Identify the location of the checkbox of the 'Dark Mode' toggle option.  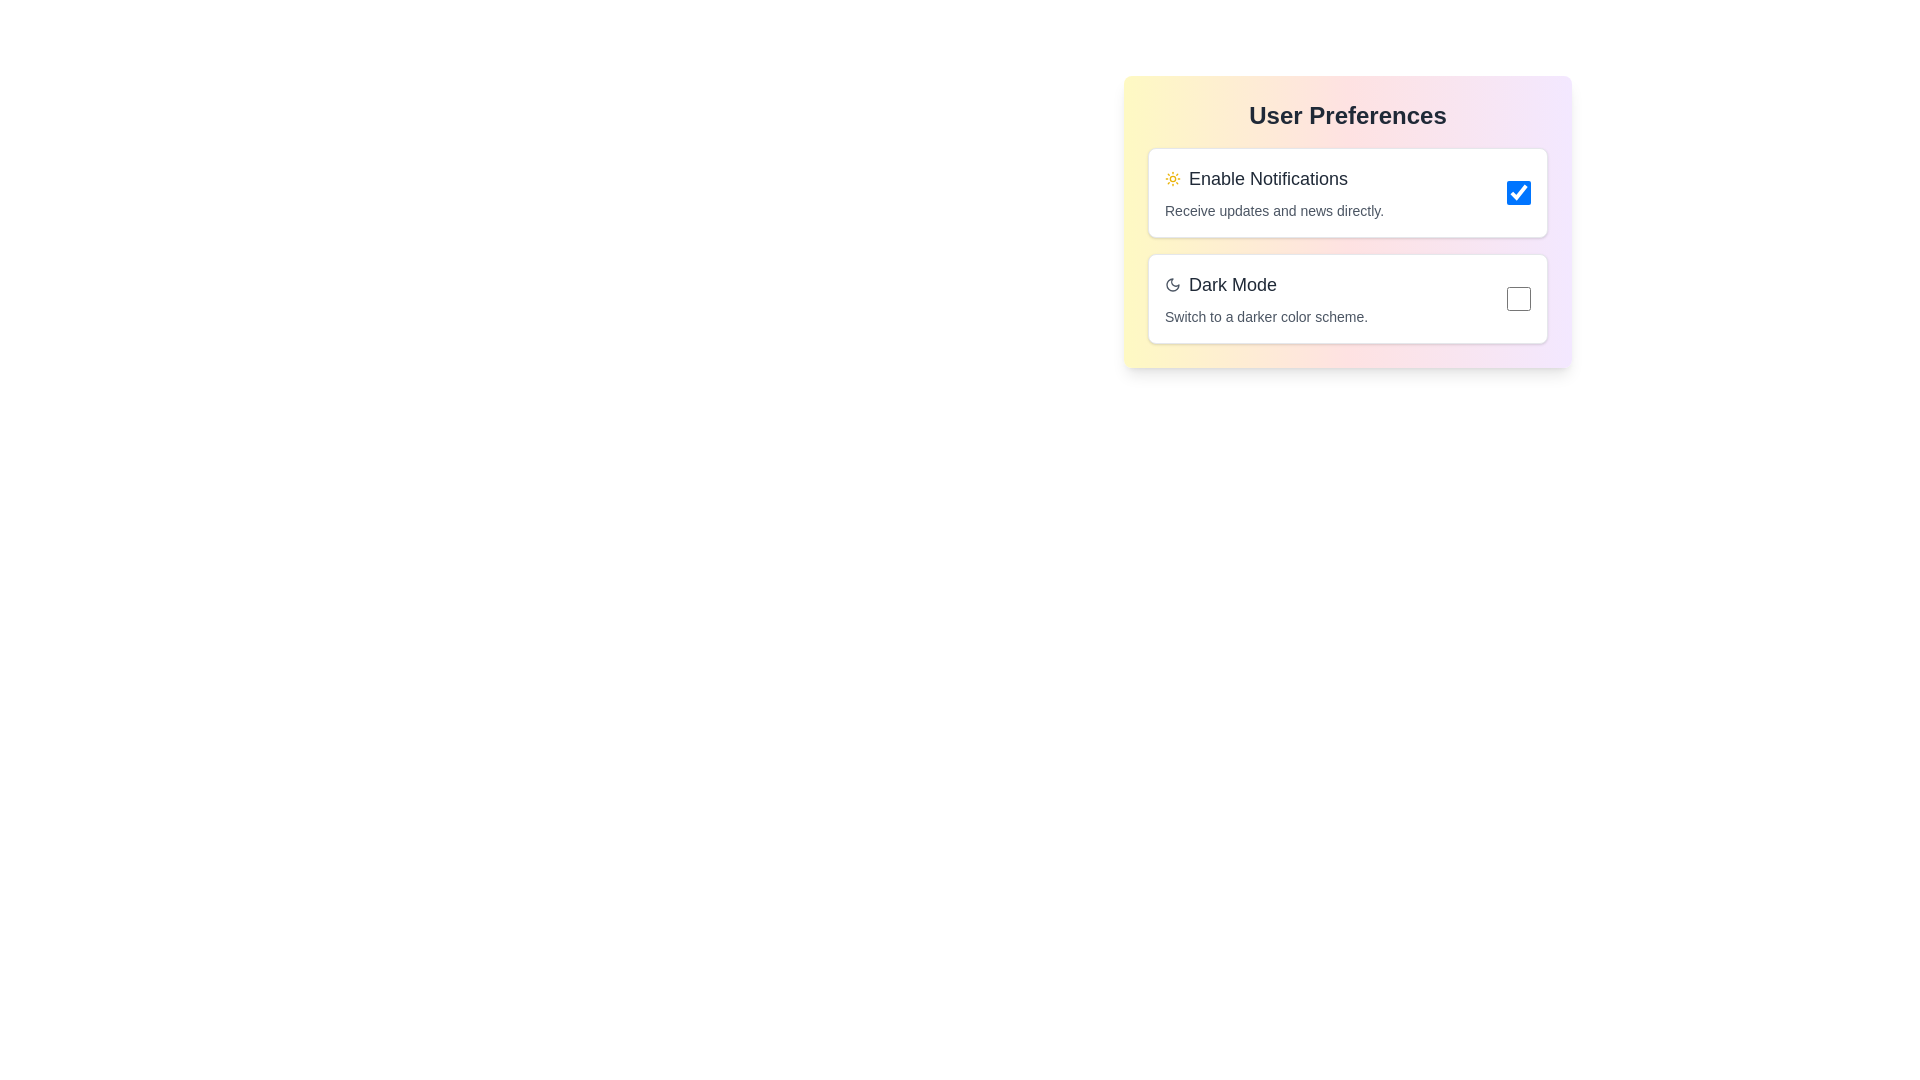
(1348, 299).